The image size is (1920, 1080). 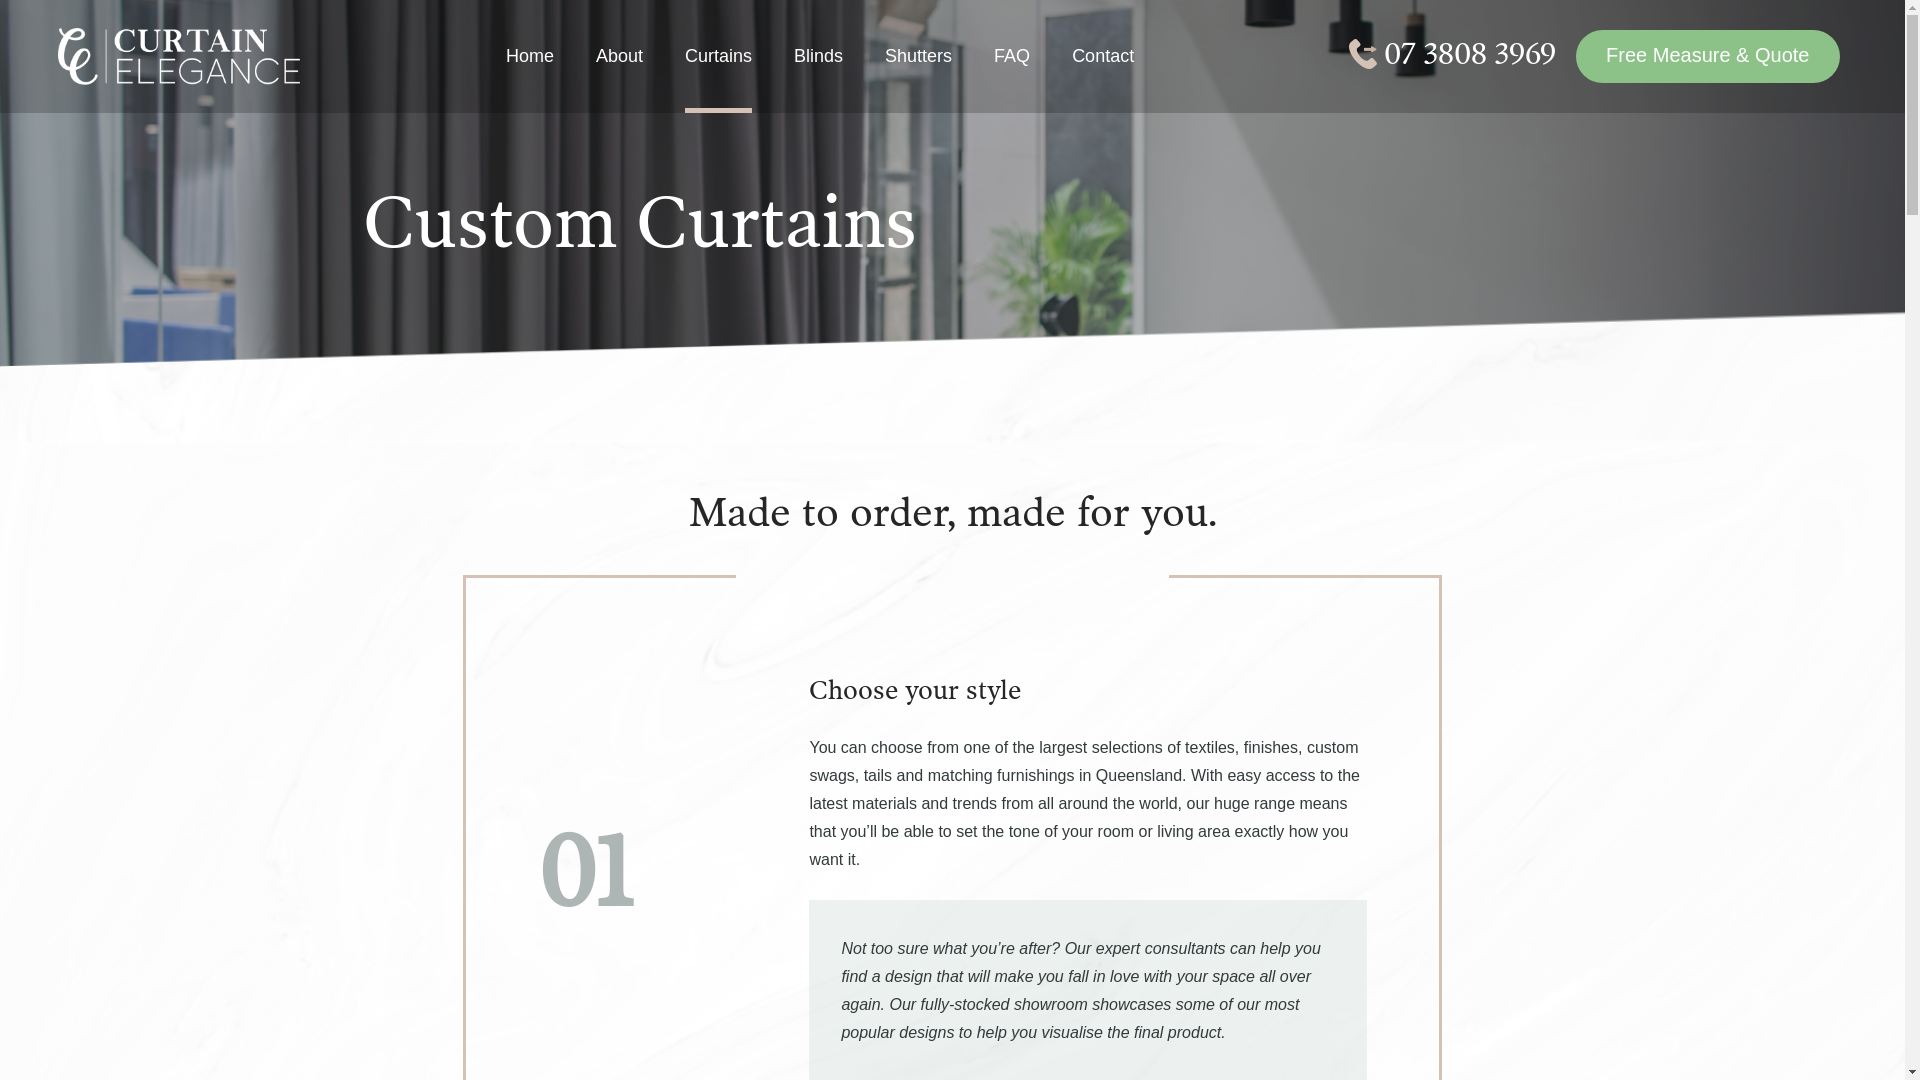 I want to click on 'Free Measure & Quote', so click(x=1706, y=55).